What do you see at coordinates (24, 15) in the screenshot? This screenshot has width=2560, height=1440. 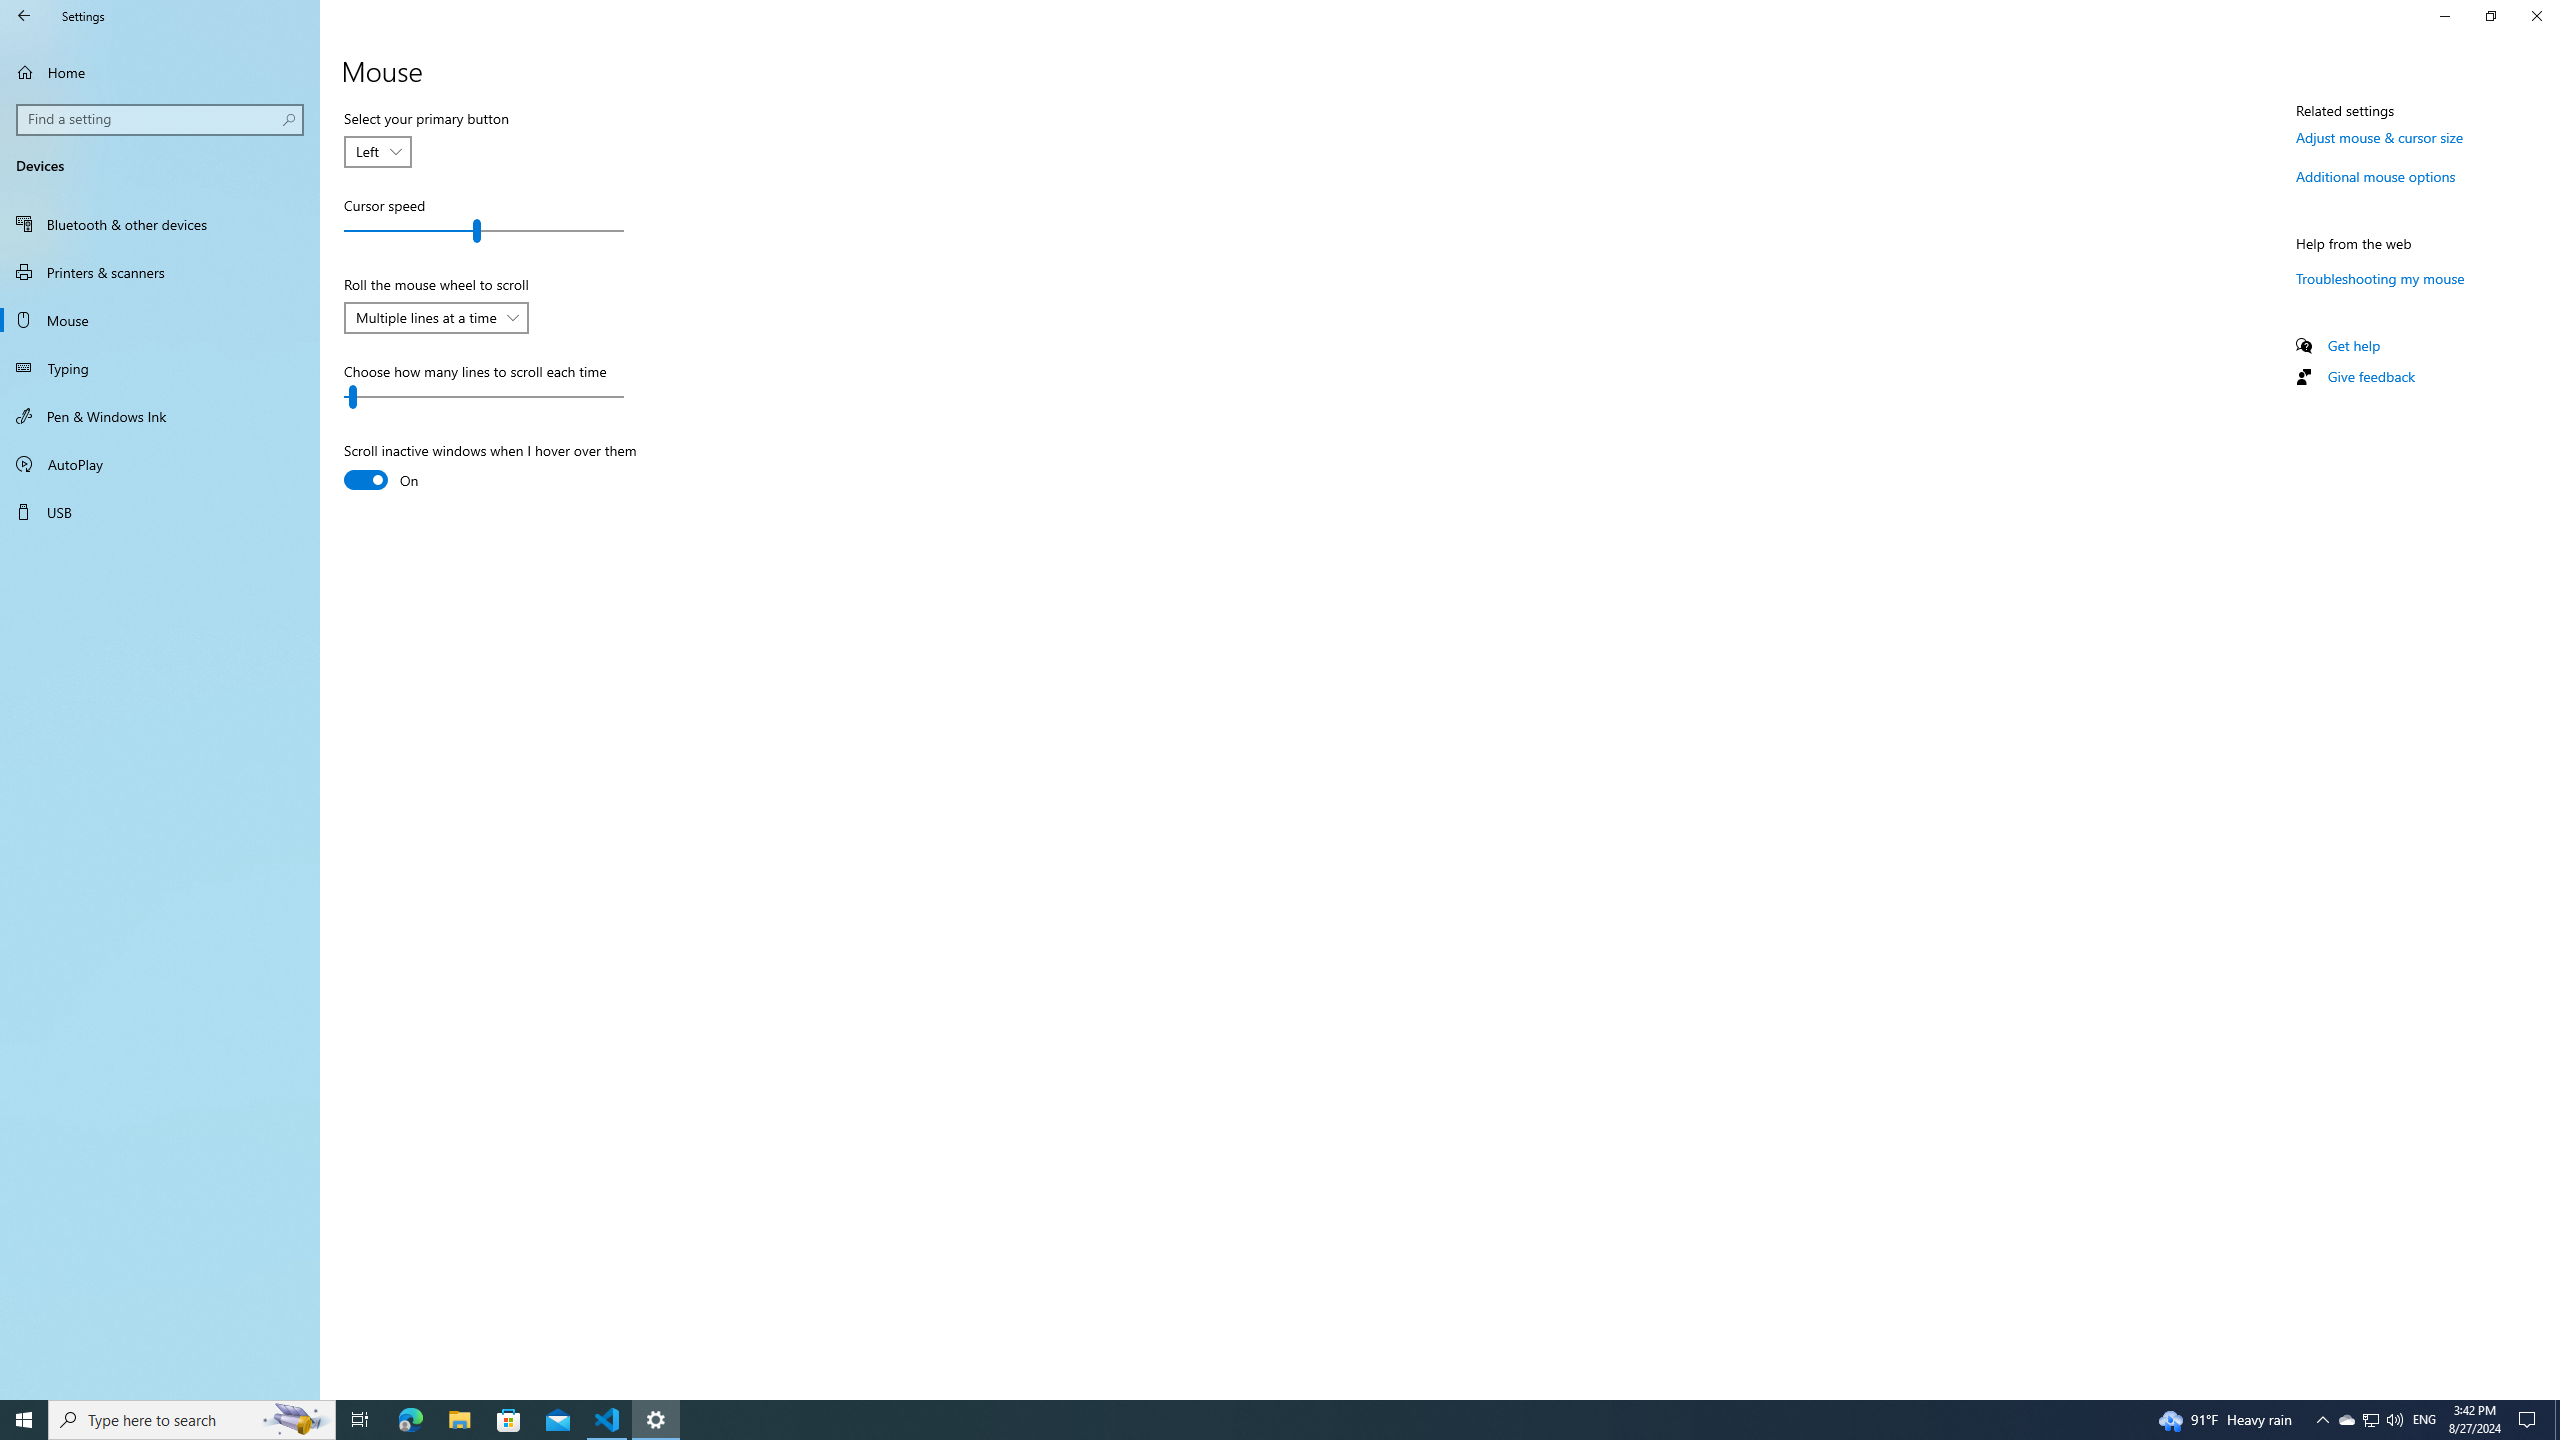 I see `'Back'` at bounding box center [24, 15].